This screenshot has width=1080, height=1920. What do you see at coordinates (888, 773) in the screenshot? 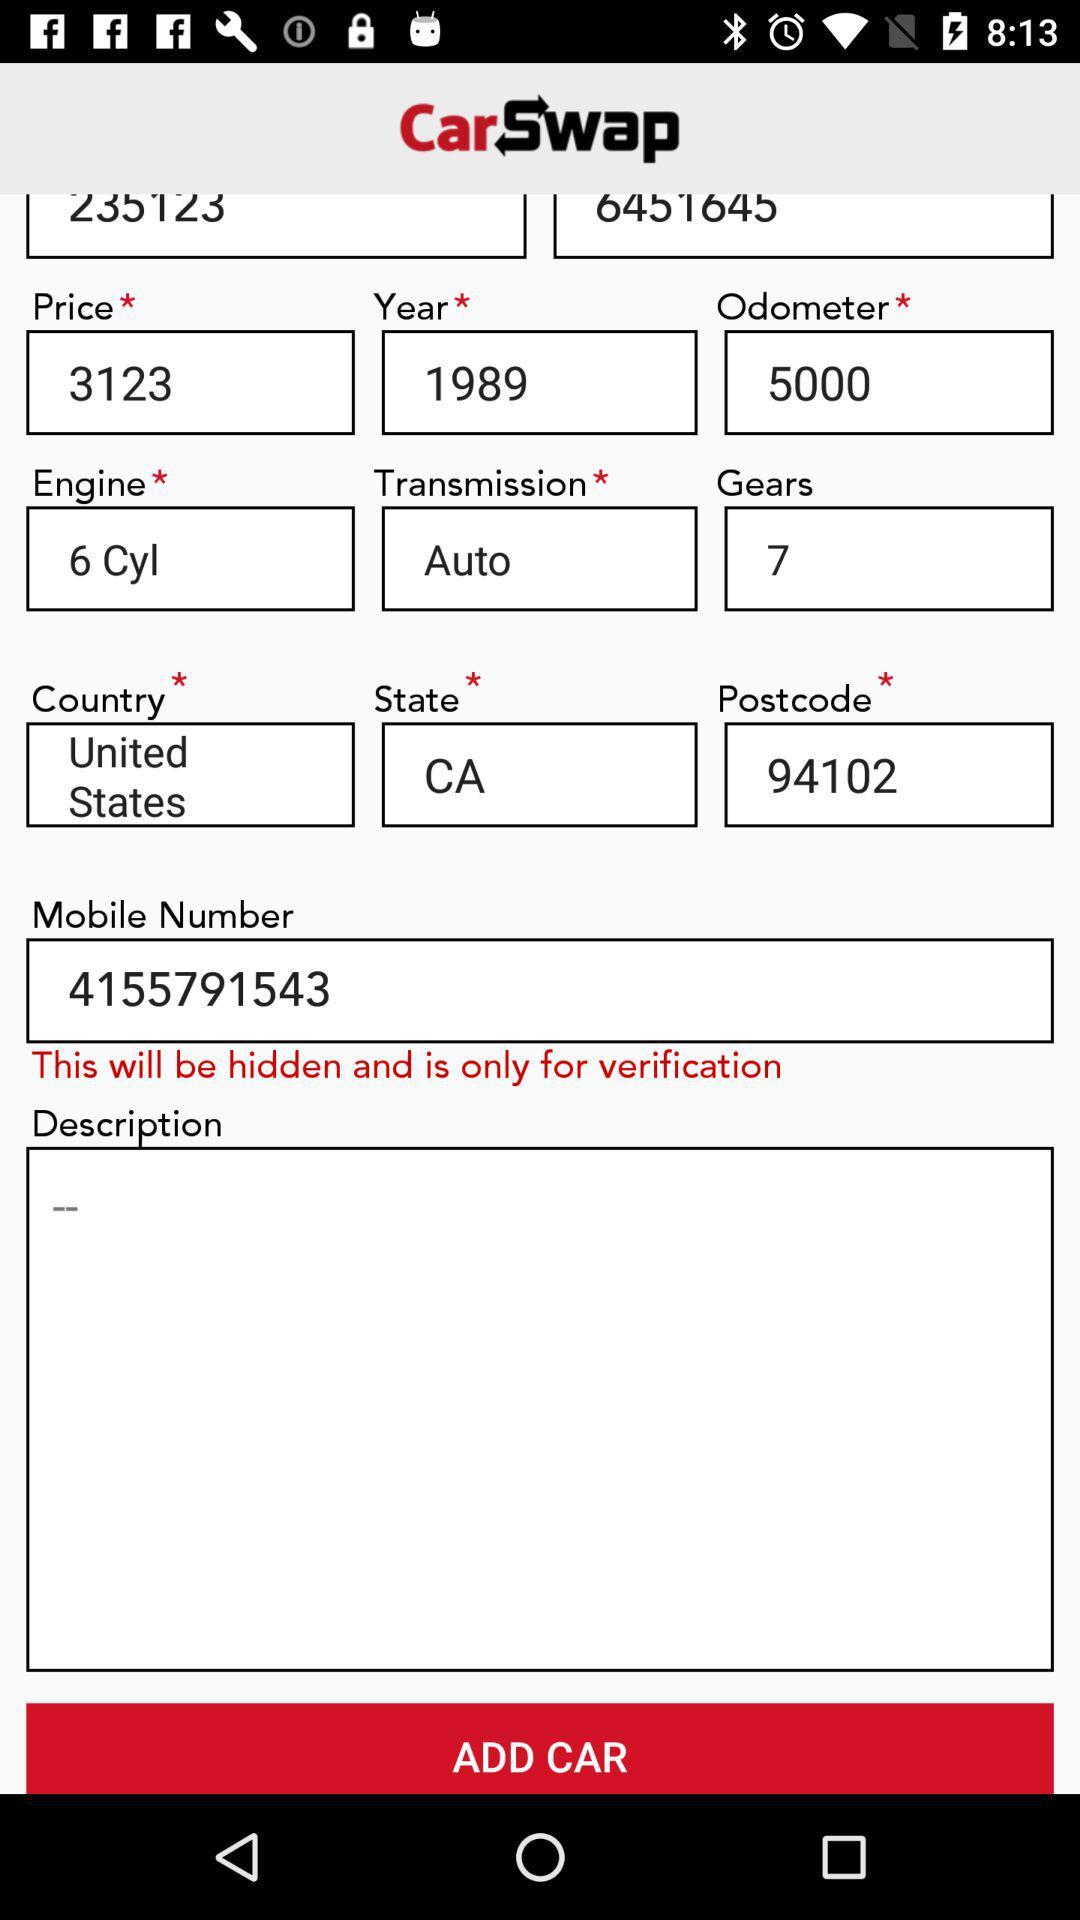
I see `the item next to ca item` at bounding box center [888, 773].